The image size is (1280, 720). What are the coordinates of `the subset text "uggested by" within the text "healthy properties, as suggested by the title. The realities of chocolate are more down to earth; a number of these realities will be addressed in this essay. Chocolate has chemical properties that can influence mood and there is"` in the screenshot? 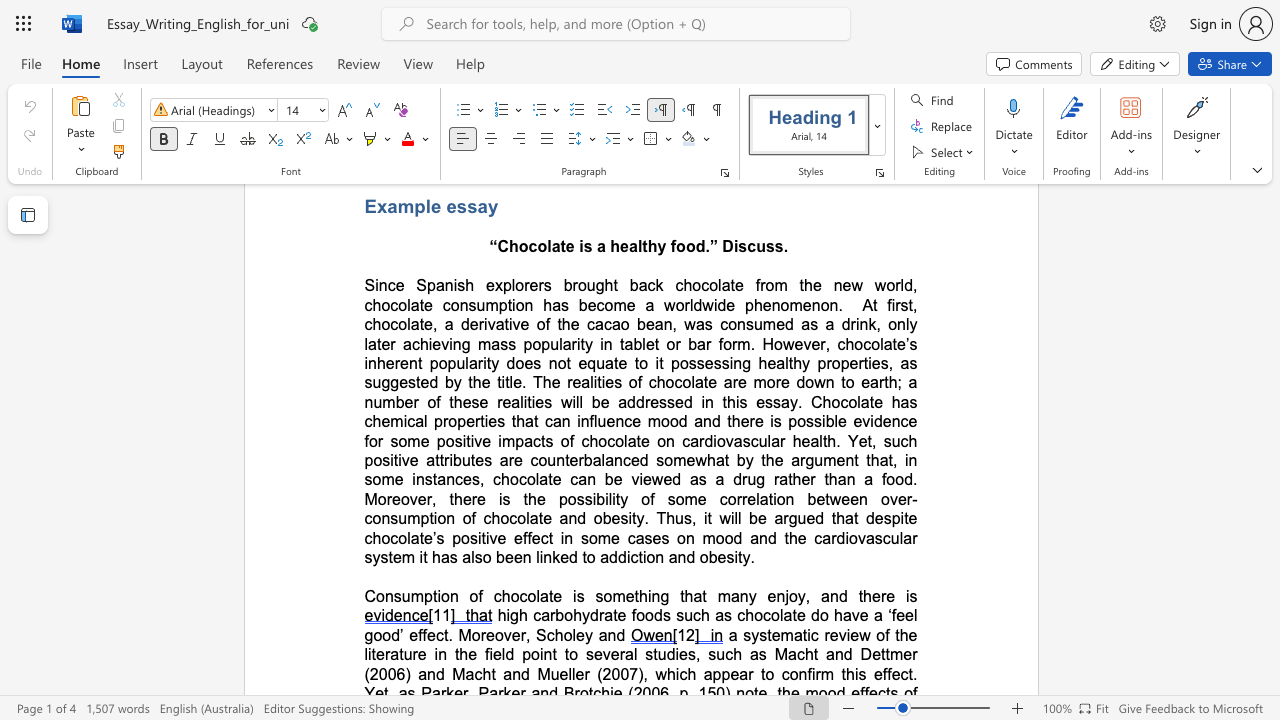 It's located at (372, 382).